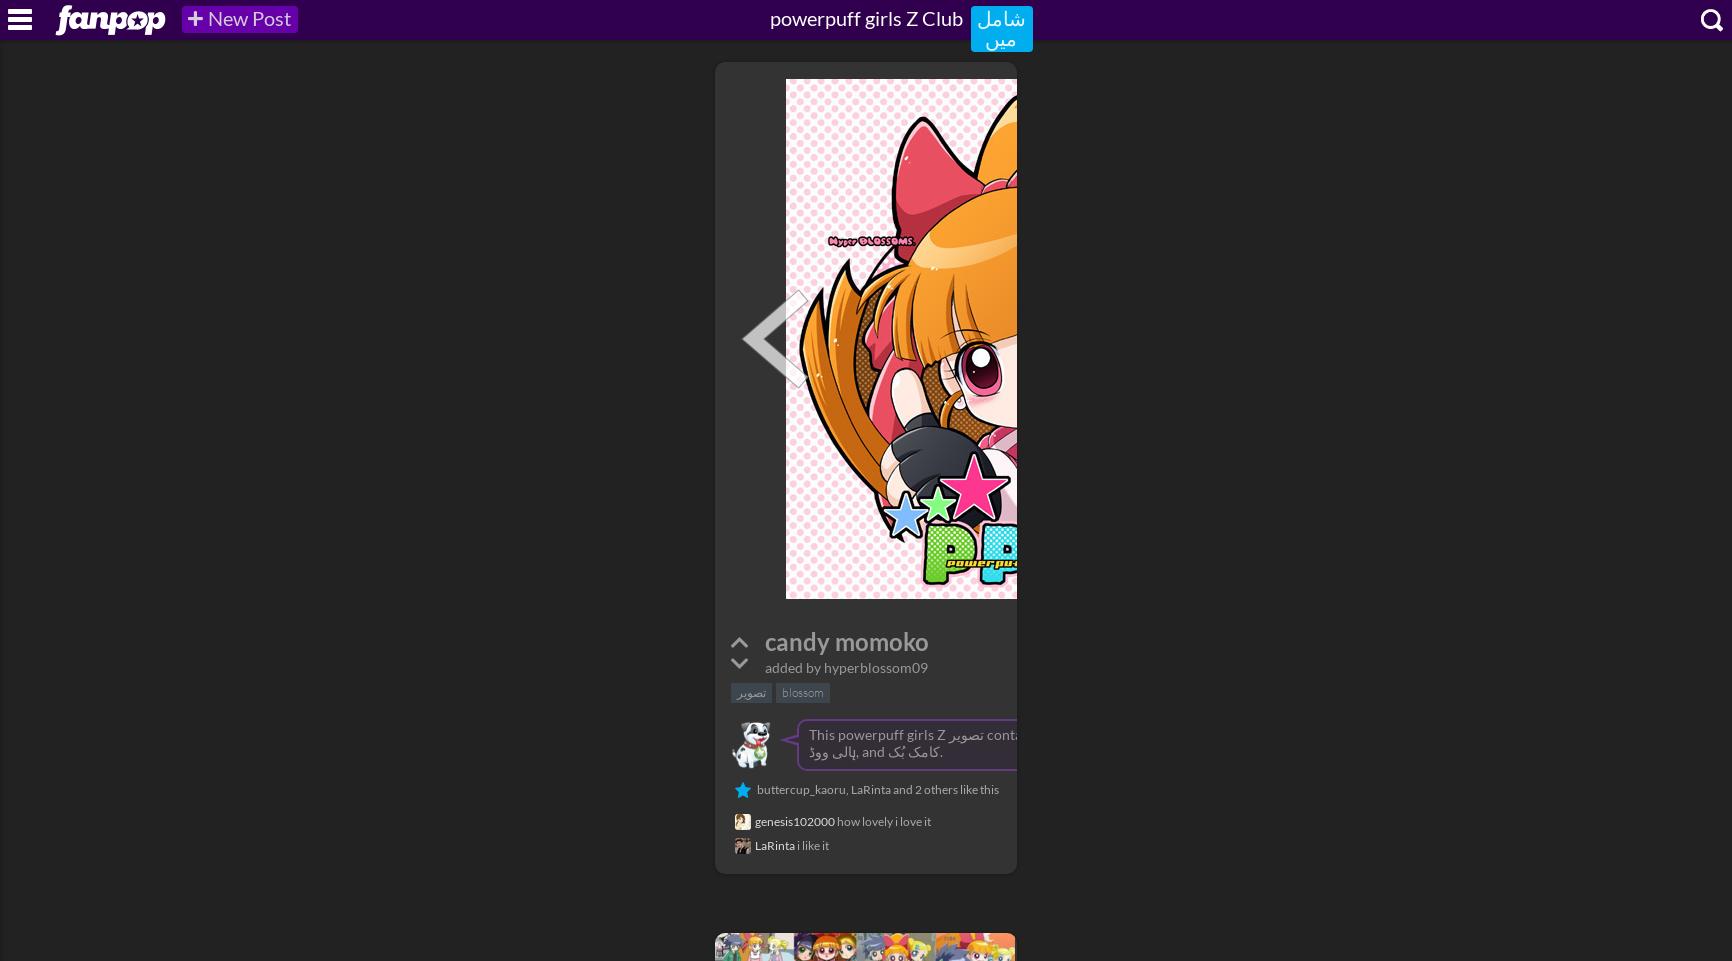  What do you see at coordinates (864, 16) in the screenshot?
I see `'powerpuff girls Z Club'` at bounding box center [864, 16].